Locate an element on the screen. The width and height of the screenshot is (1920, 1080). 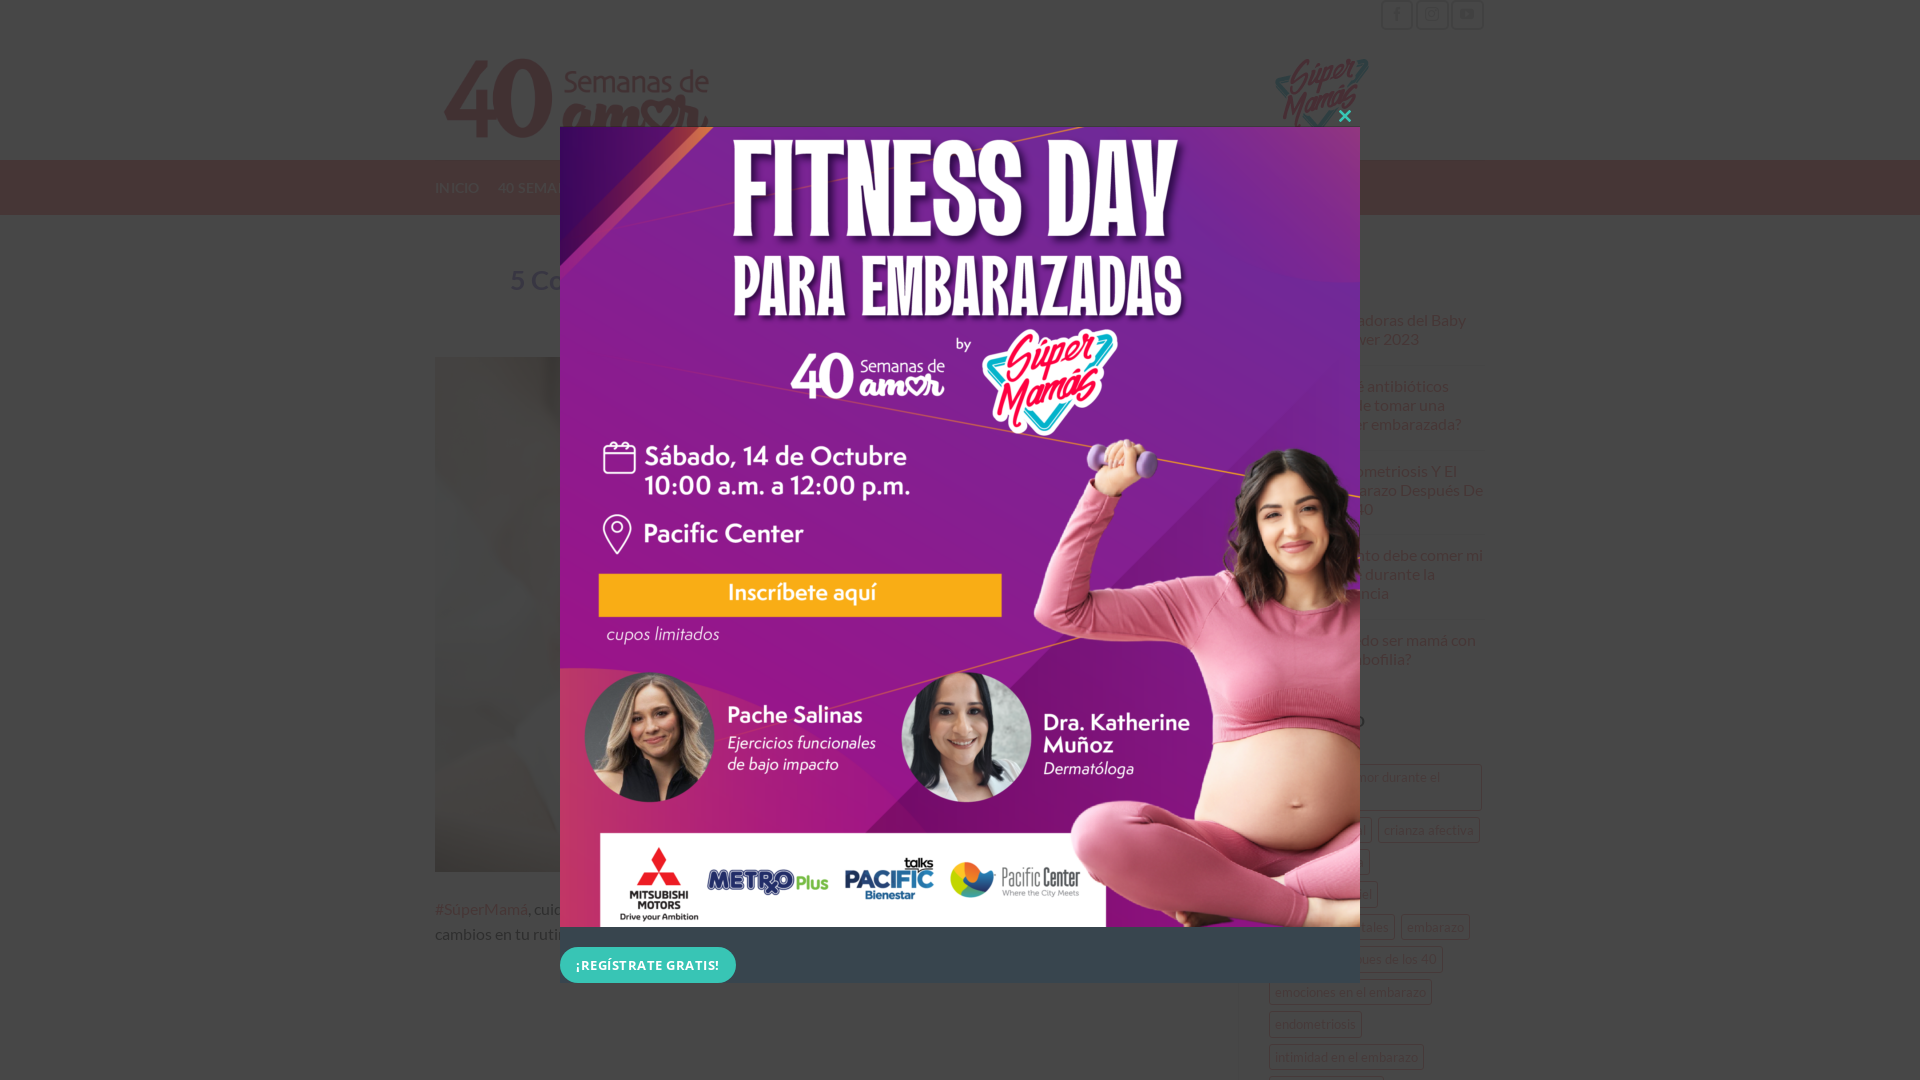
'cambios de humor durante el embarazo' is located at coordinates (1373, 786).